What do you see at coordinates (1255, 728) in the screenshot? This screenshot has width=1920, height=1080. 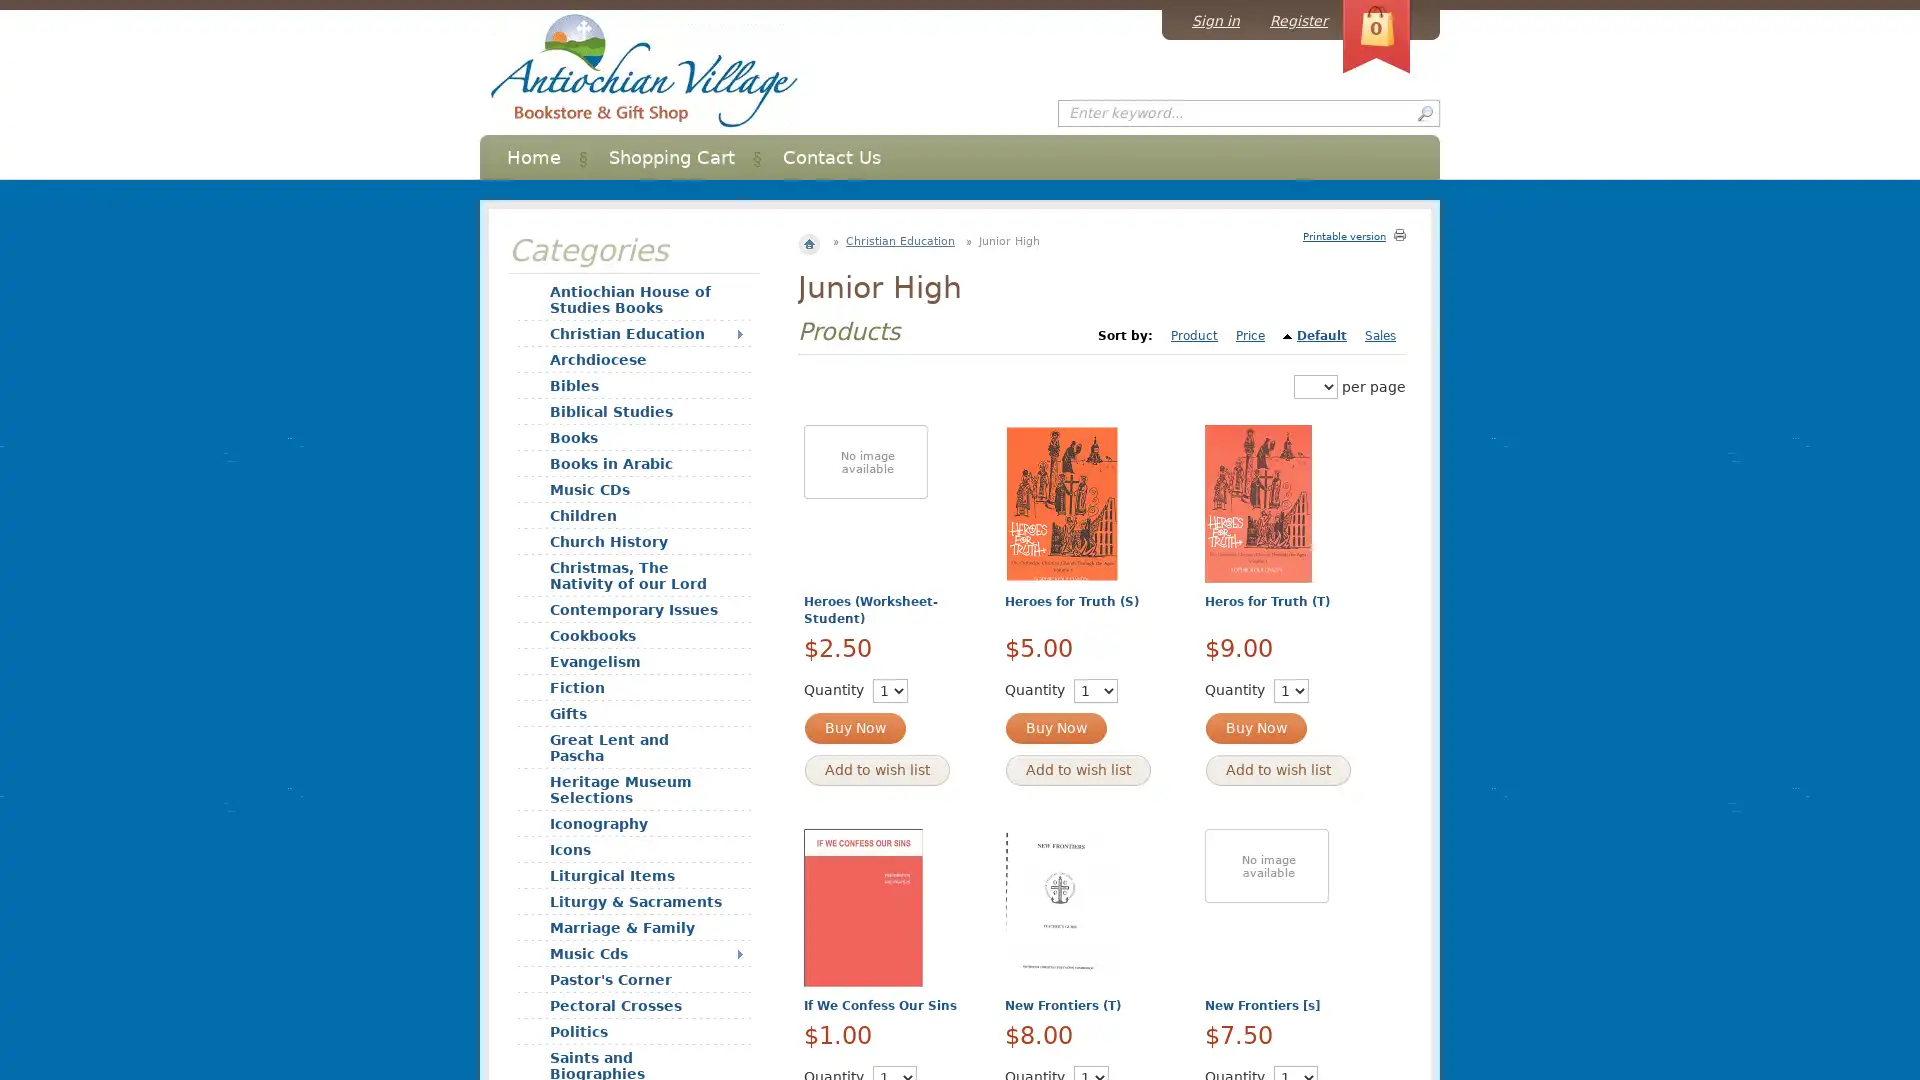 I see `Buy Now` at bounding box center [1255, 728].